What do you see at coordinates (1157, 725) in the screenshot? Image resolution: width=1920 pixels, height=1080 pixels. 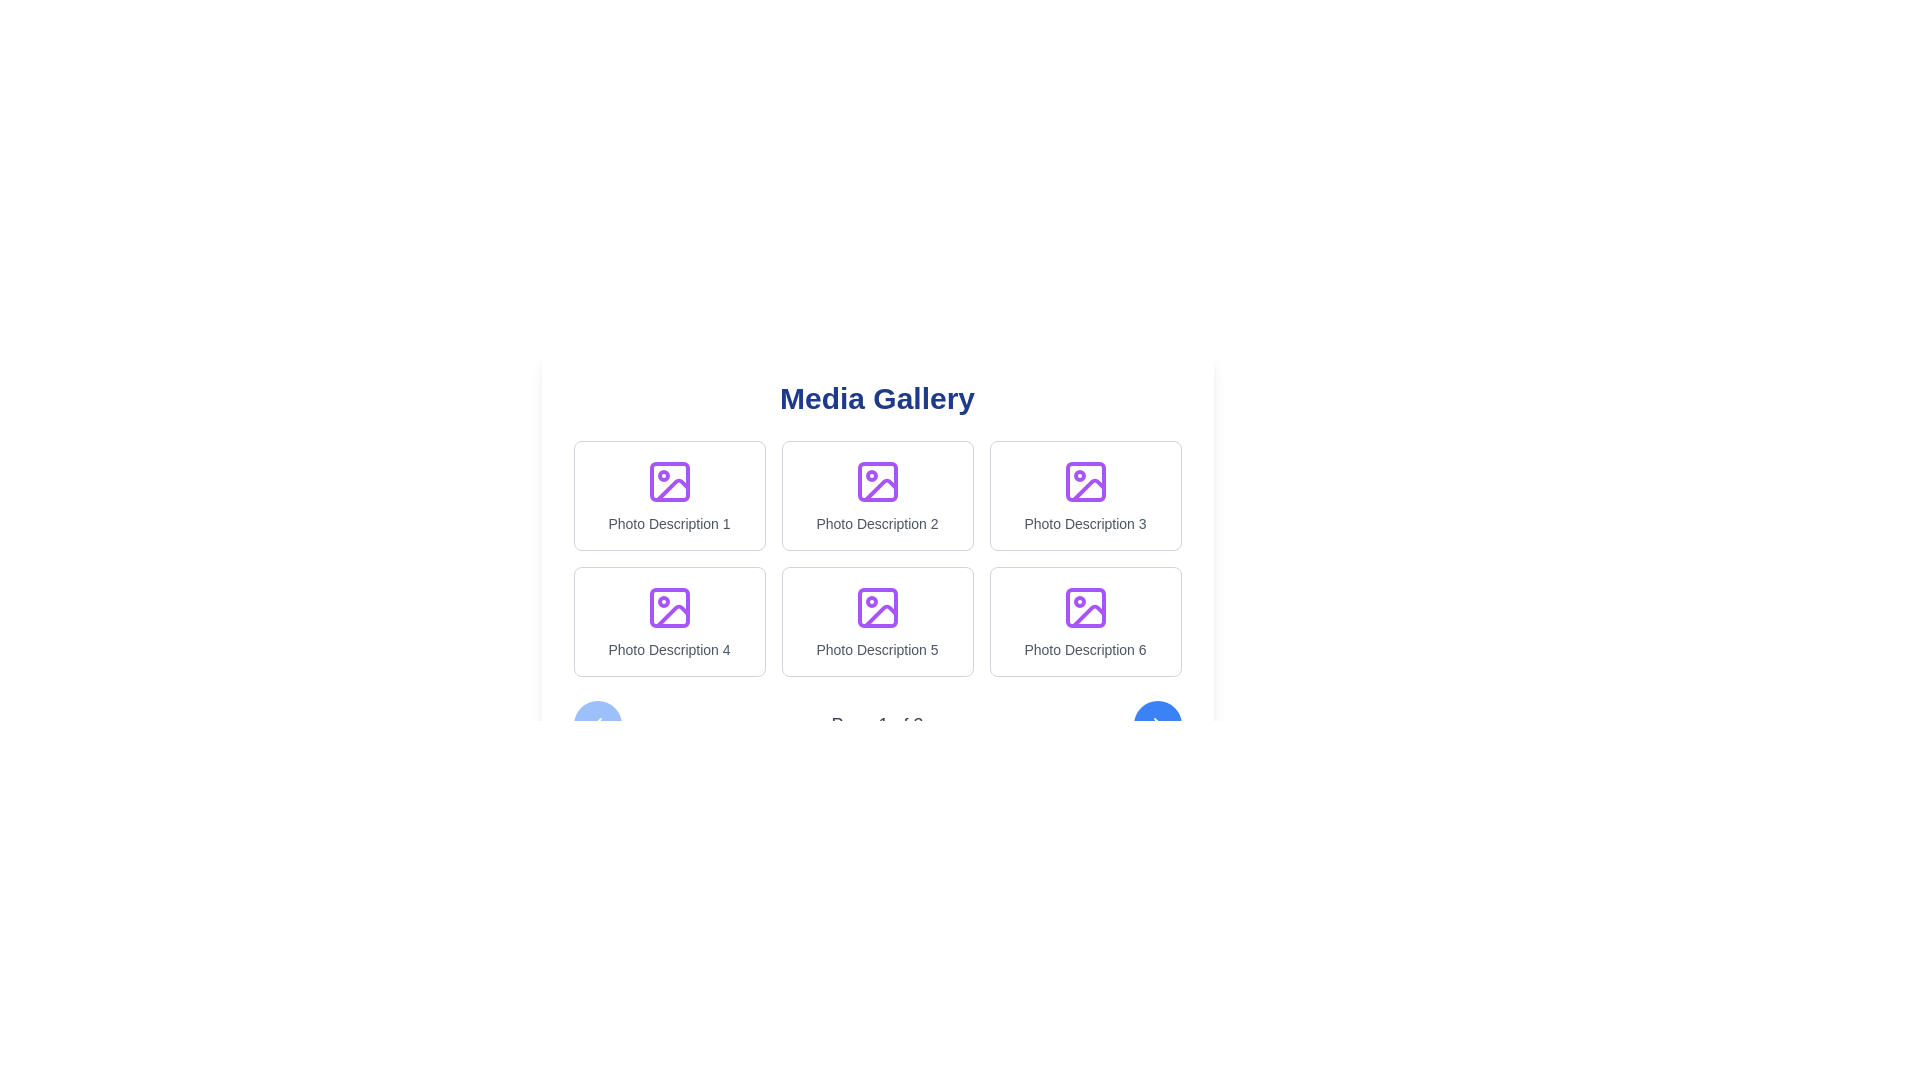 I see `the blue circular button with a right-pointing chevron icon` at bounding box center [1157, 725].